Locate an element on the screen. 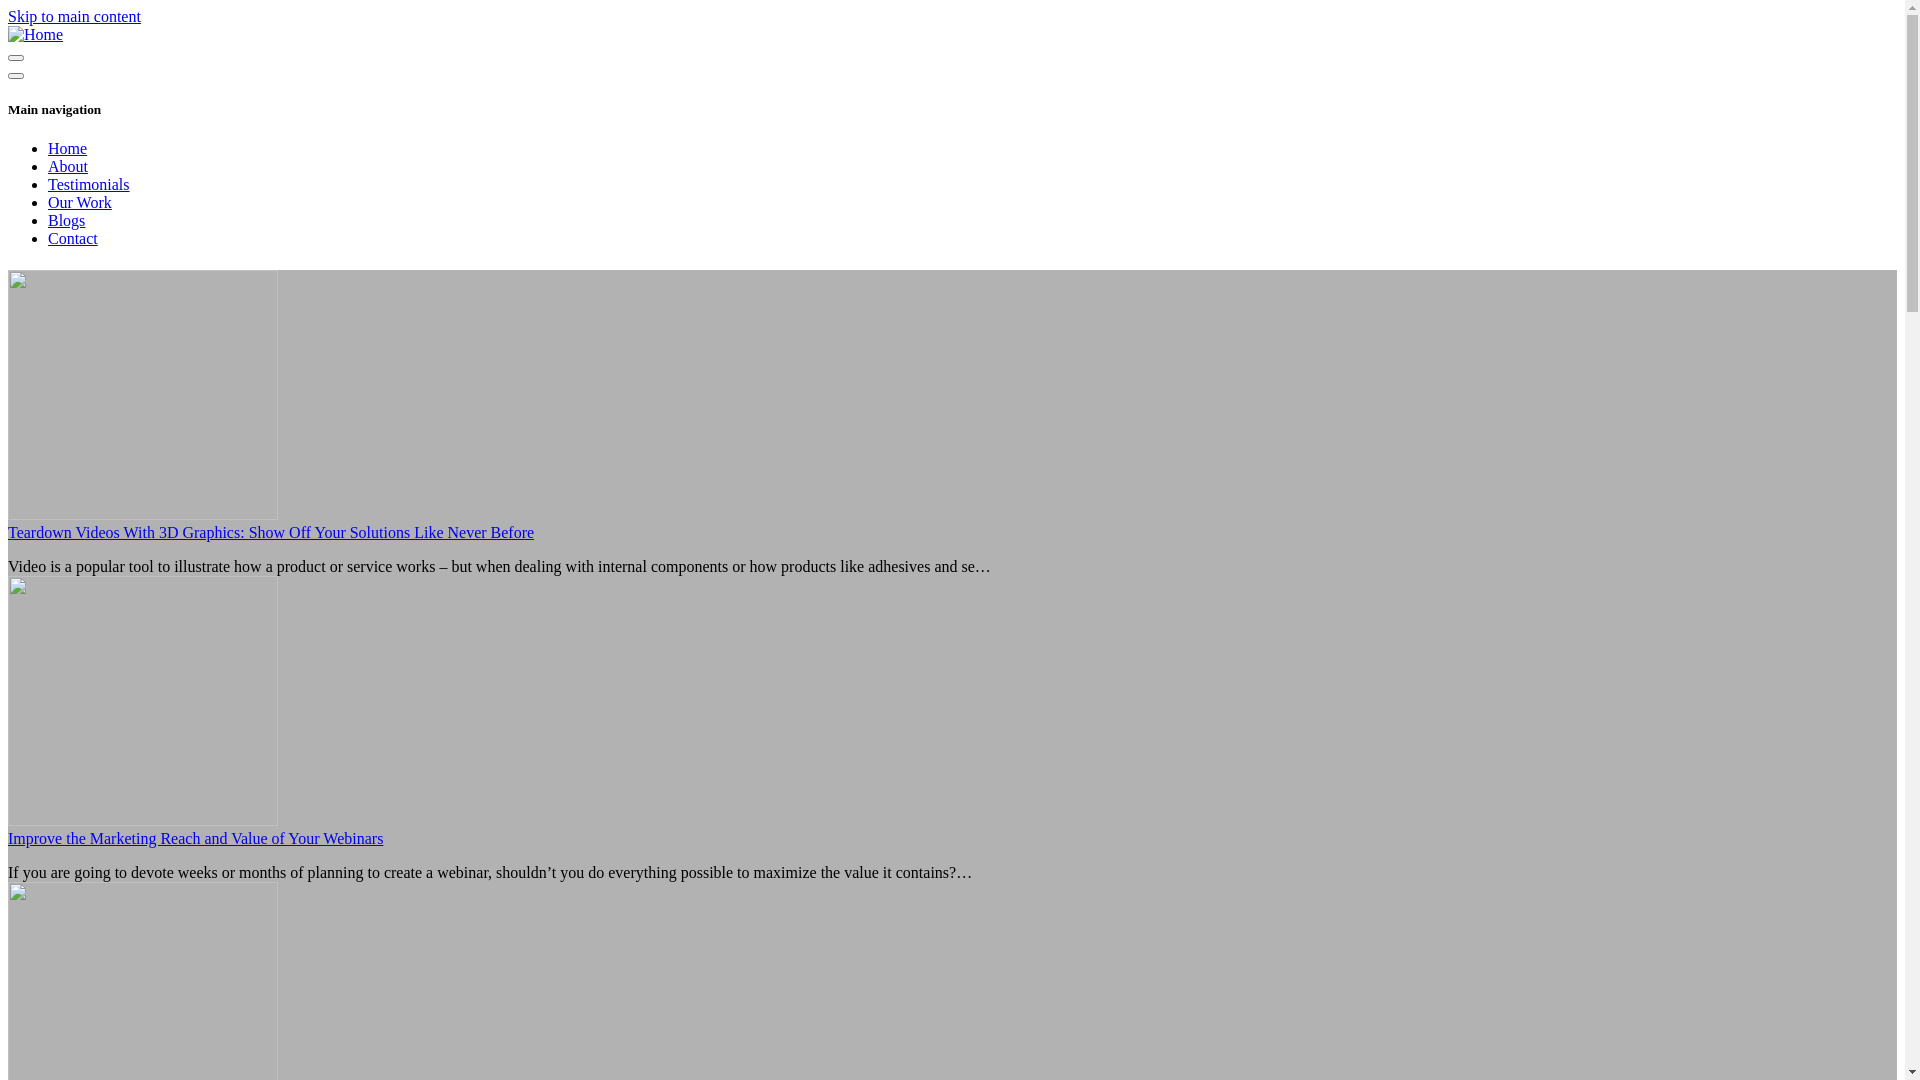  'Testimonials' is located at coordinates (48, 184).